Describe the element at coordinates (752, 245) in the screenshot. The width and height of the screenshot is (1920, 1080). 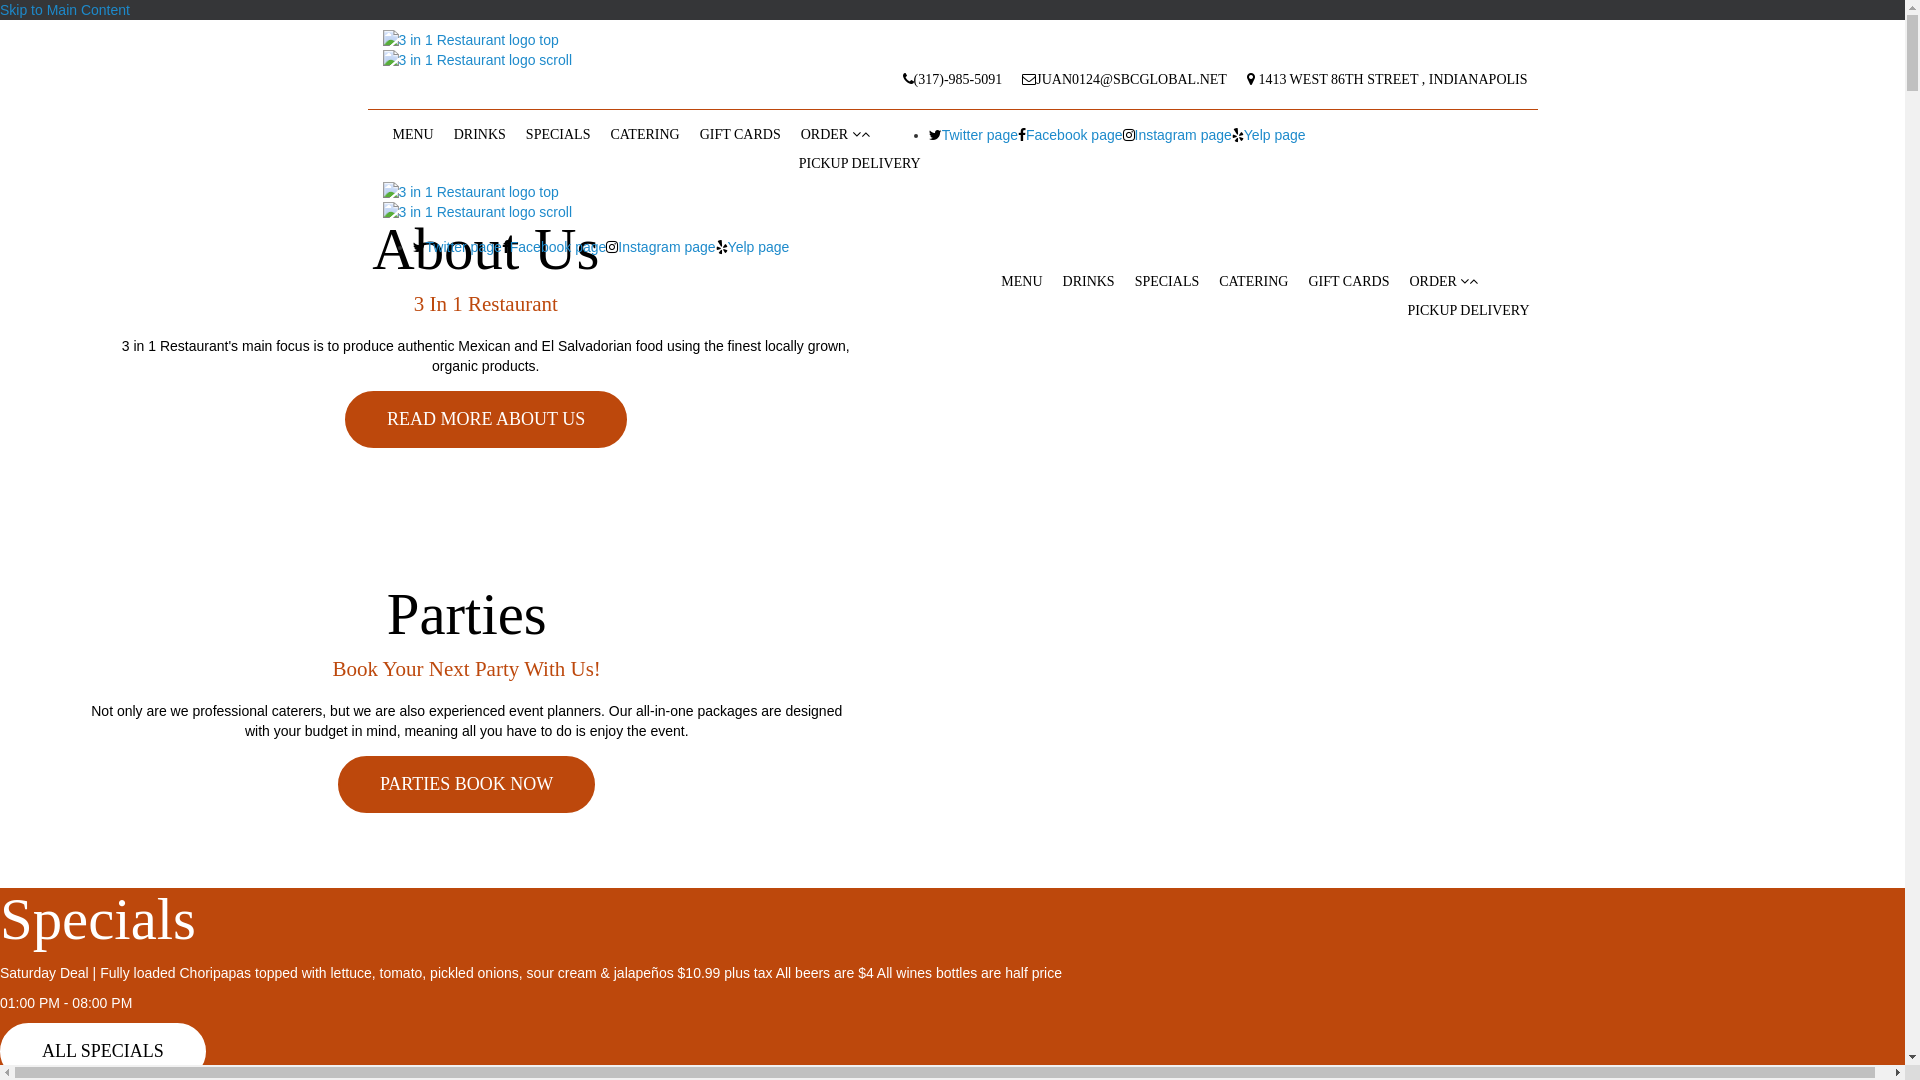
I see `'Yelp page'` at that location.